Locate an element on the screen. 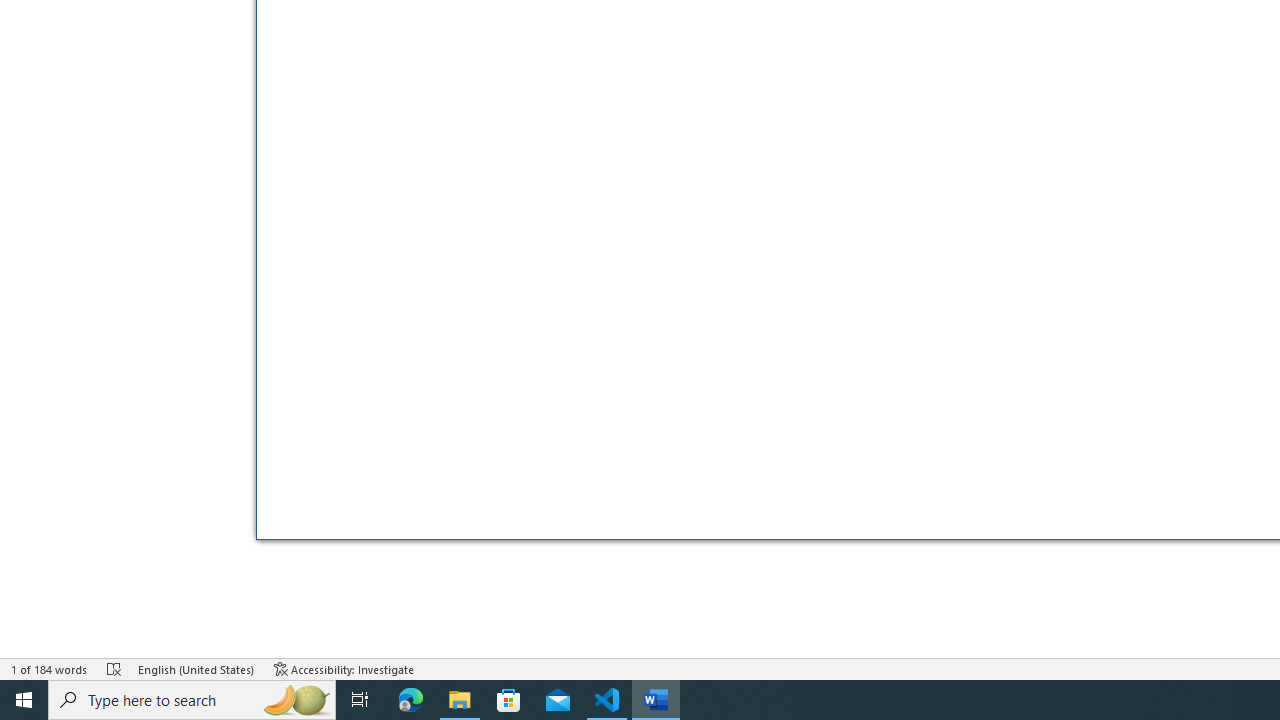  'Microsoft Store' is located at coordinates (509, 698).